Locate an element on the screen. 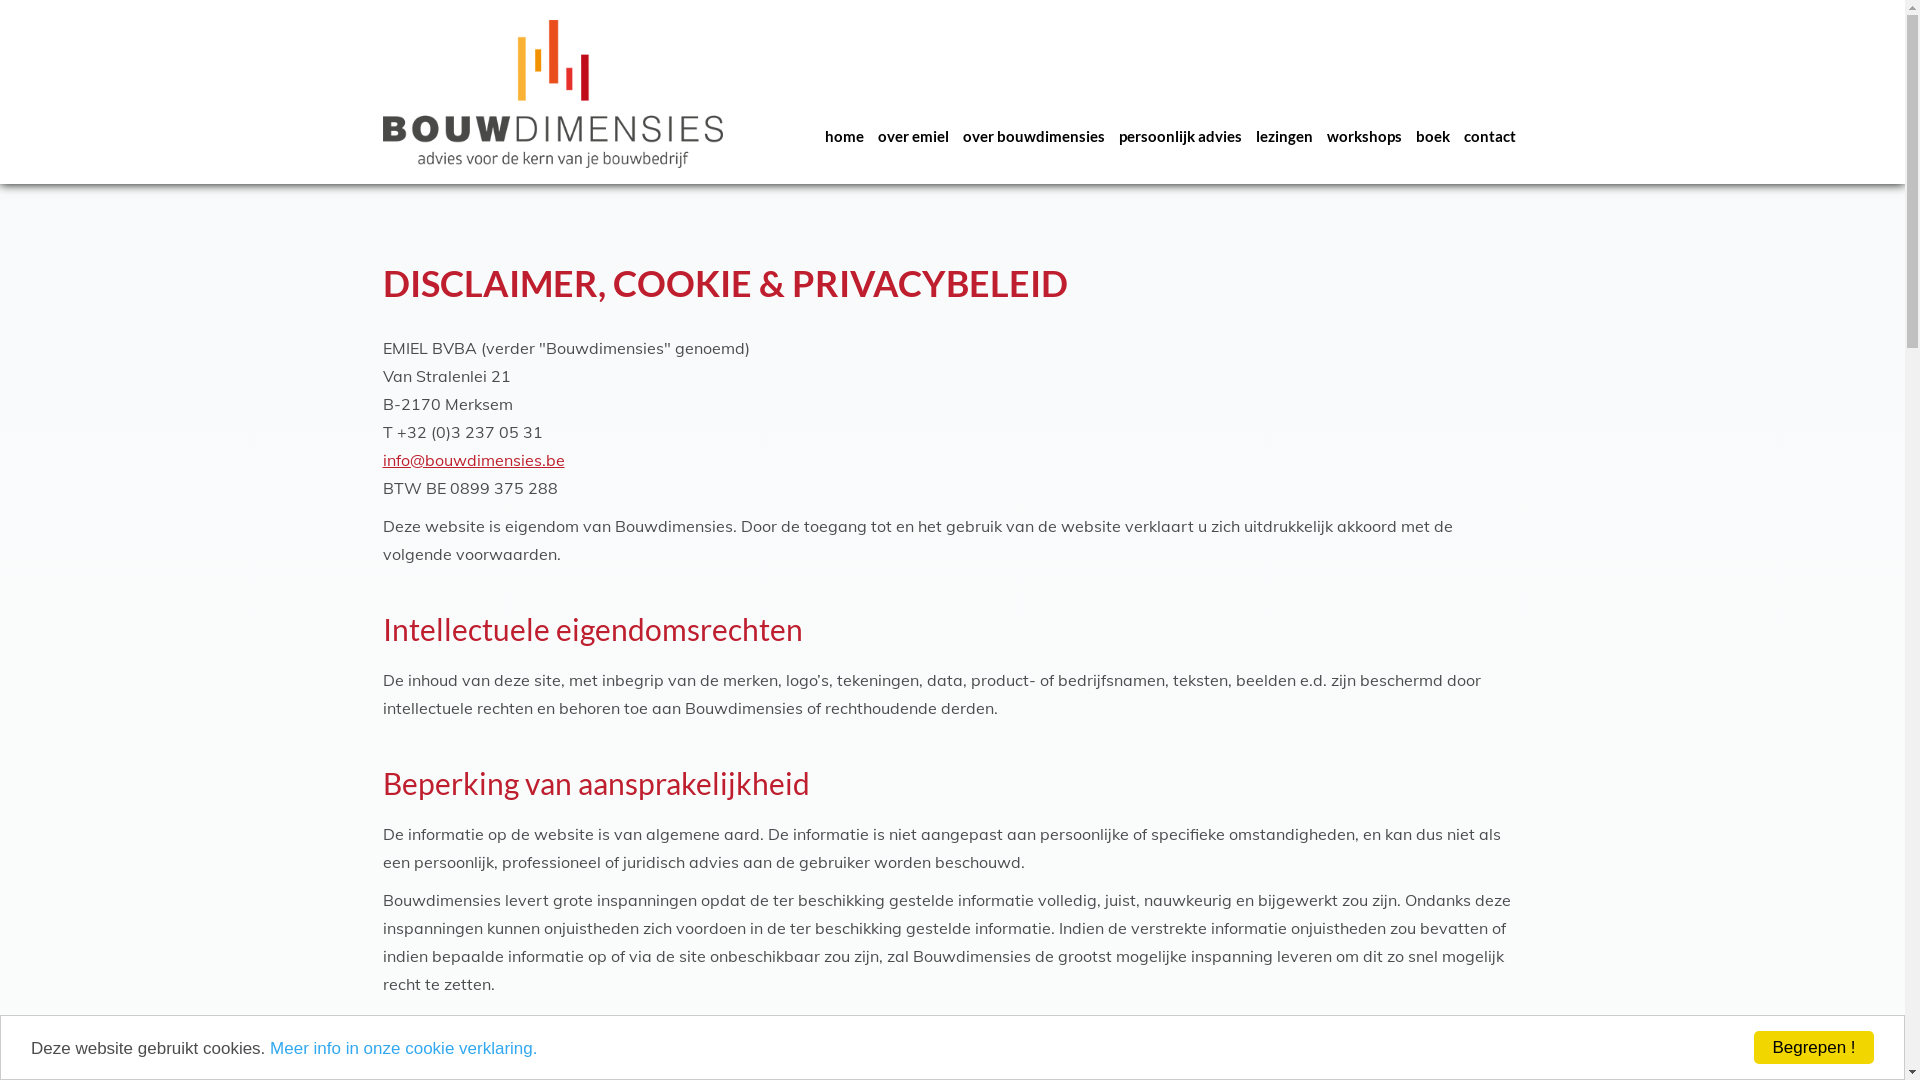 The width and height of the screenshot is (1920, 1080). 'workshops' is located at coordinates (1320, 134).